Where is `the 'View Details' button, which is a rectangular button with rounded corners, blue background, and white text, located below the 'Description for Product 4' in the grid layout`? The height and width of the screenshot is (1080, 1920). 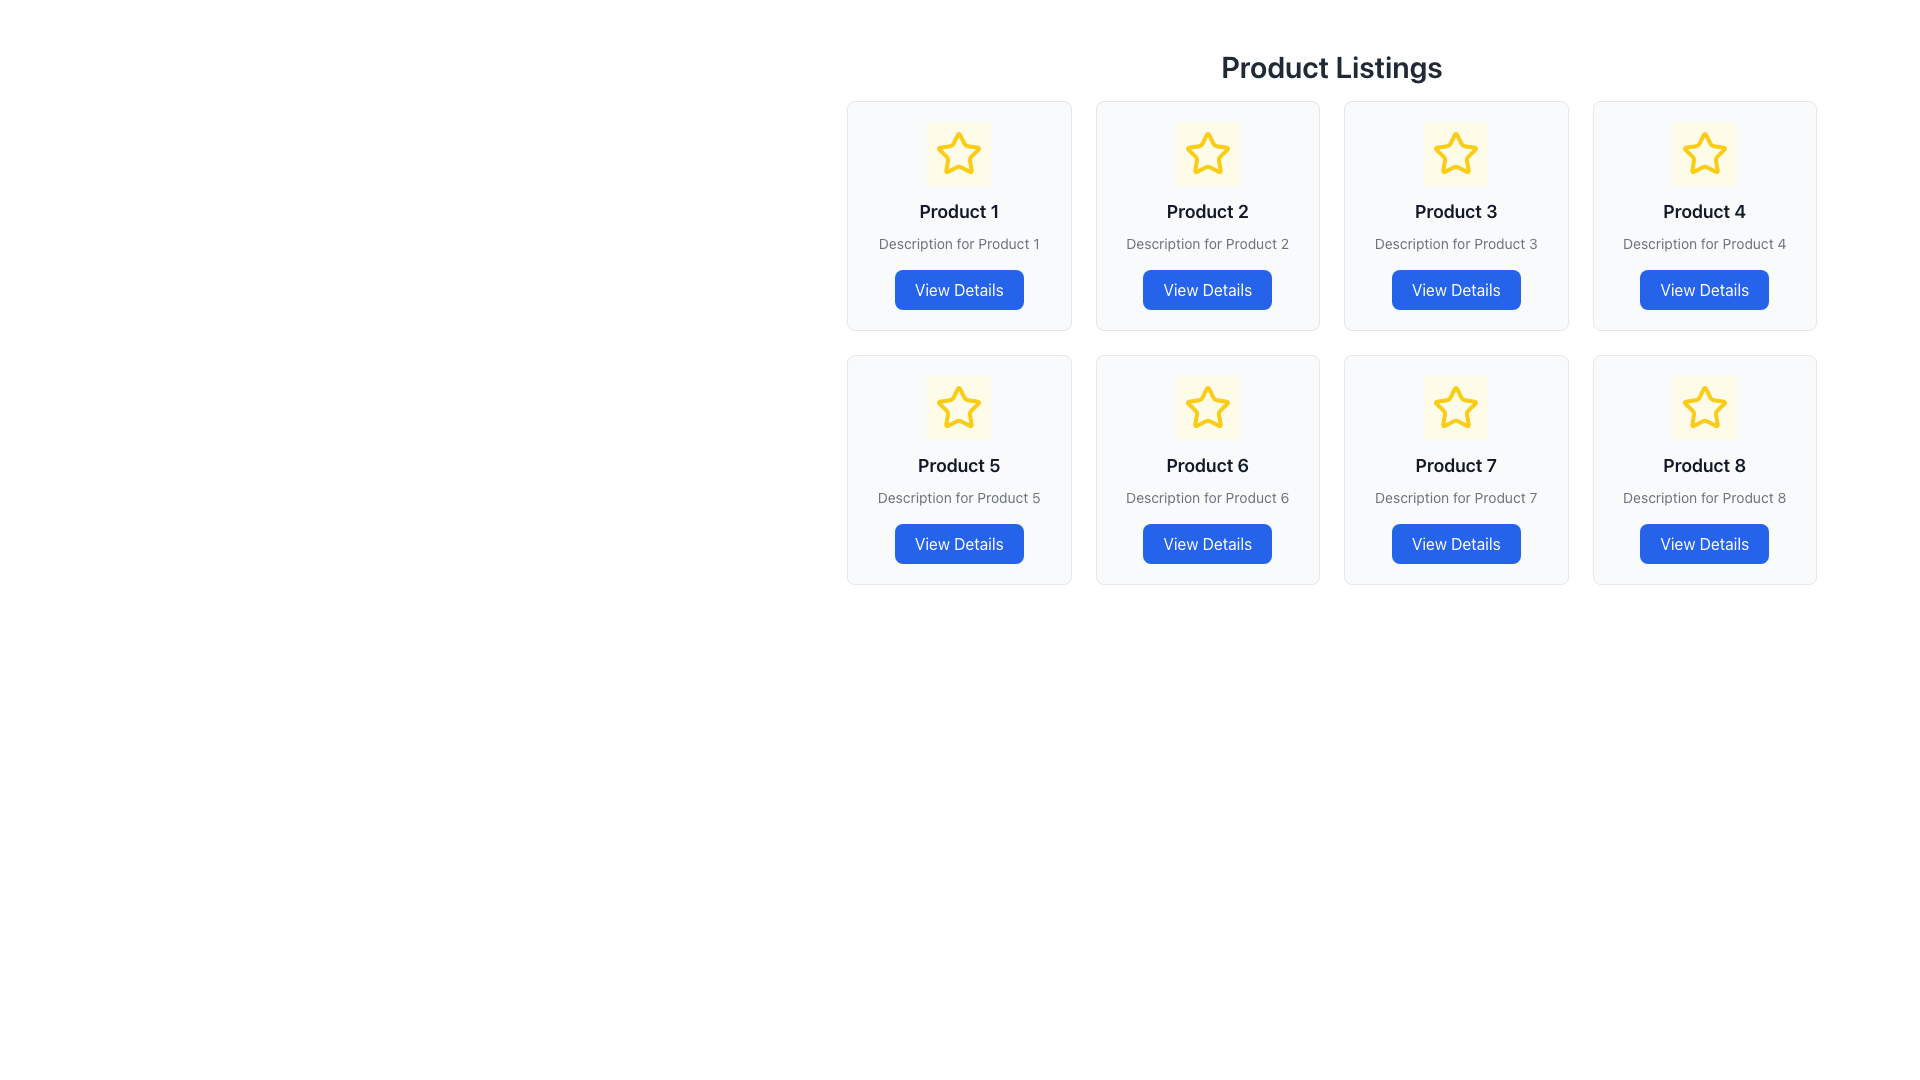 the 'View Details' button, which is a rectangular button with rounded corners, blue background, and white text, located below the 'Description for Product 4' in the grid layout is located at coordinates (1703, 289).